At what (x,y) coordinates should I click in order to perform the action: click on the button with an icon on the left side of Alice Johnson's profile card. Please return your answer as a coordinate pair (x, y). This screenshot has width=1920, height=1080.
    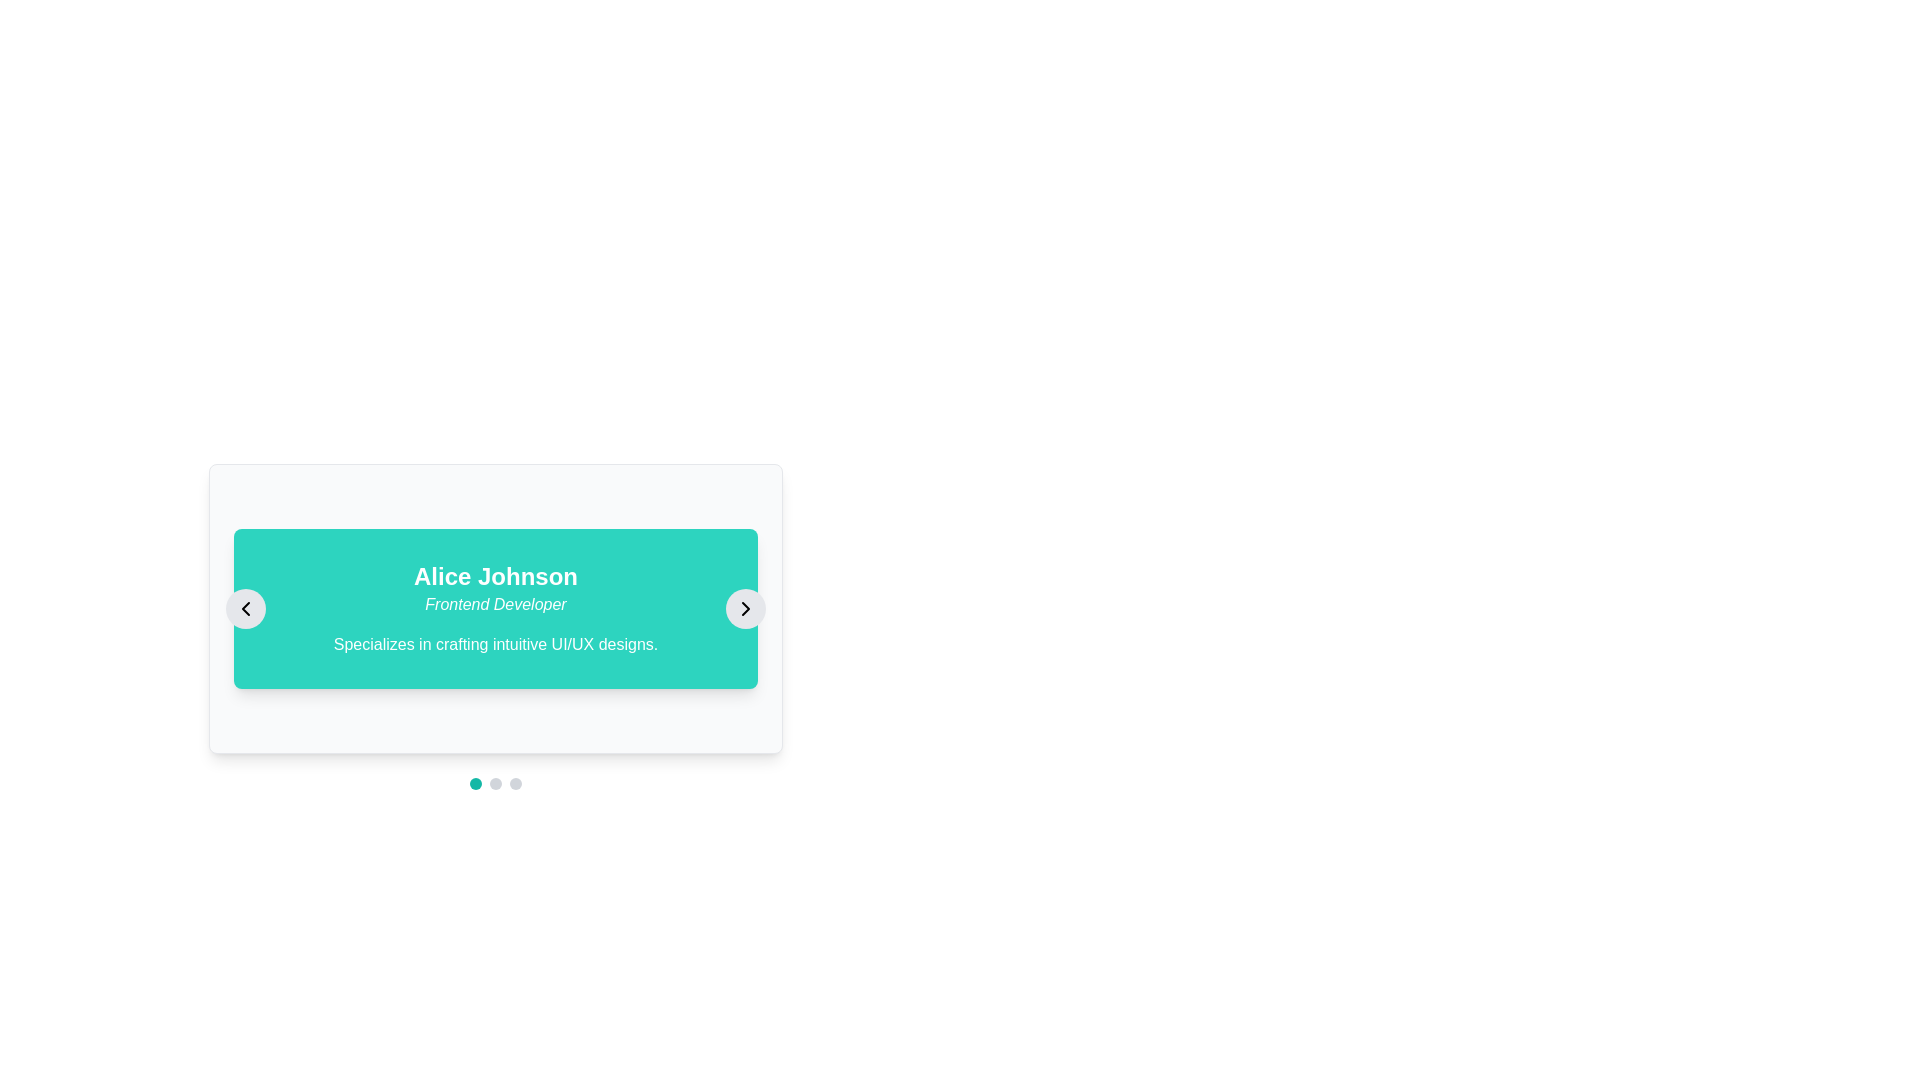
    Looking at the image, I should click on (244, 608).